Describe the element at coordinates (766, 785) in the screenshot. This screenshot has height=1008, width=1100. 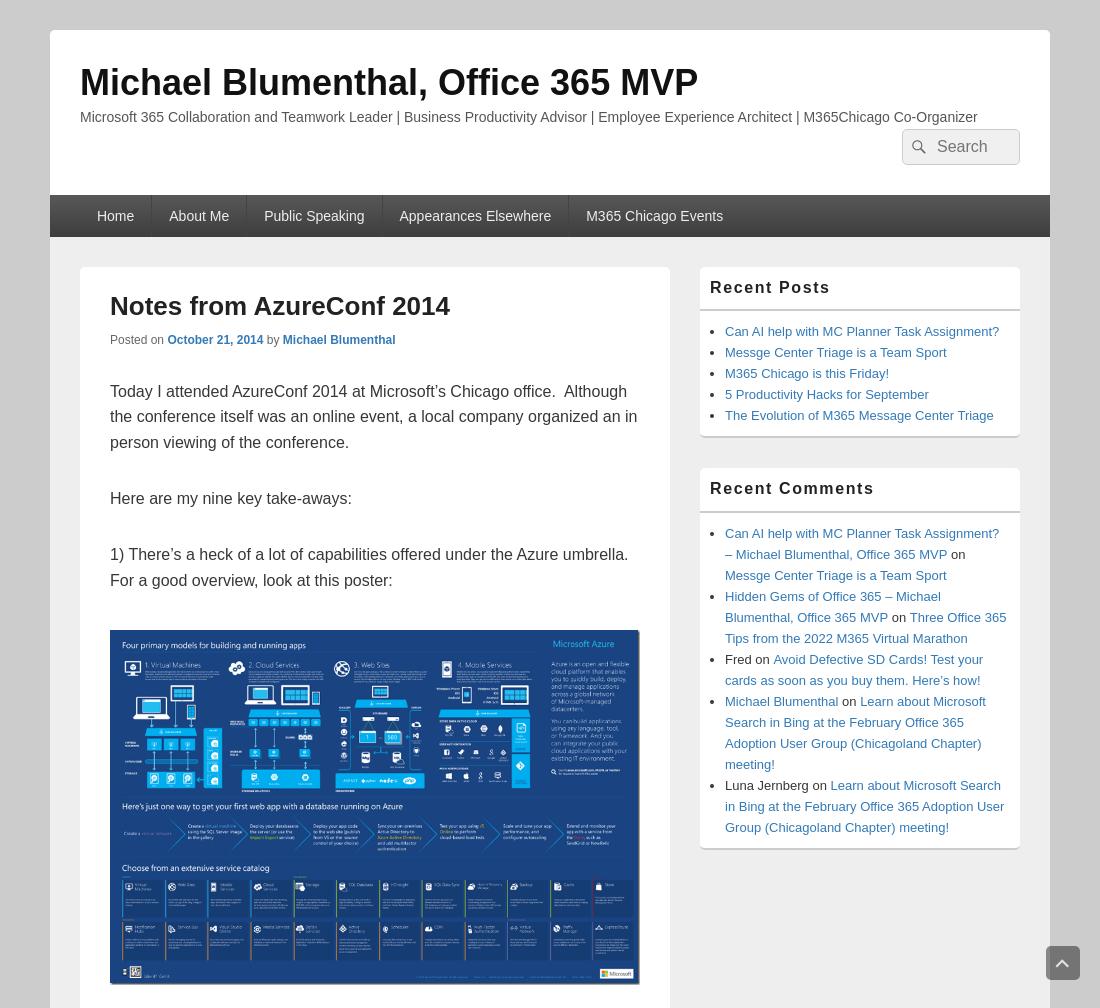
I see `'Luna Jernberg'` at that location.